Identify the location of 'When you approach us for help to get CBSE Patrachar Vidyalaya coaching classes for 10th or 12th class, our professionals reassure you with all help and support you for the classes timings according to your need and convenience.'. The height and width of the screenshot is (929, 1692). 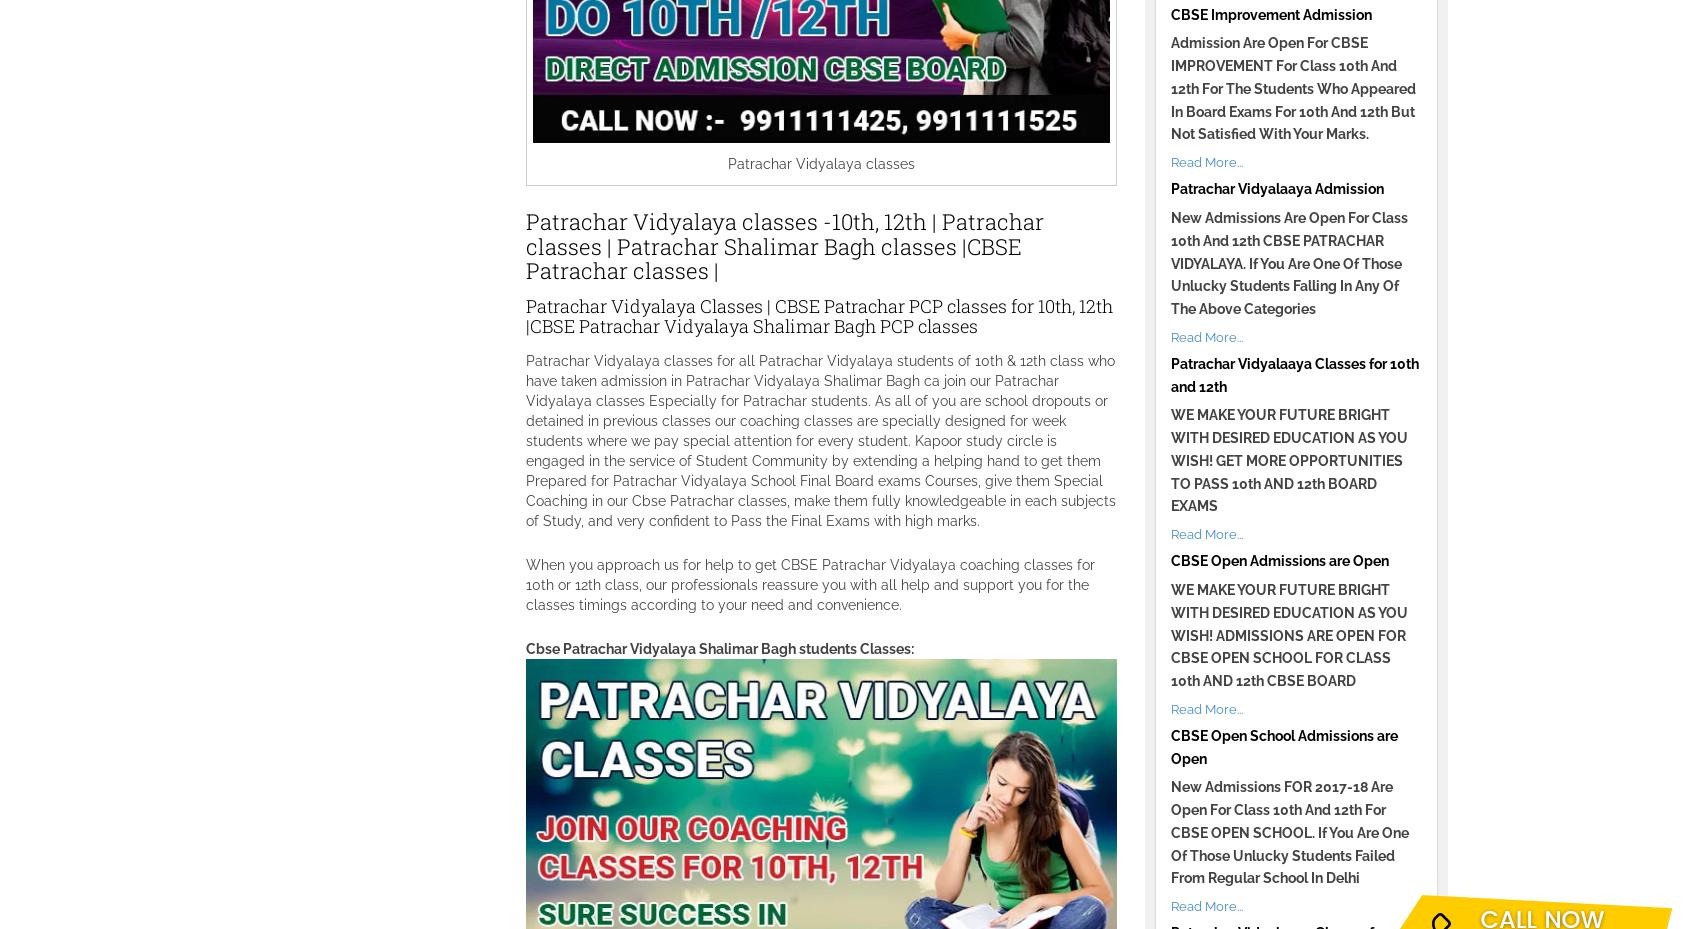
(809, 582).